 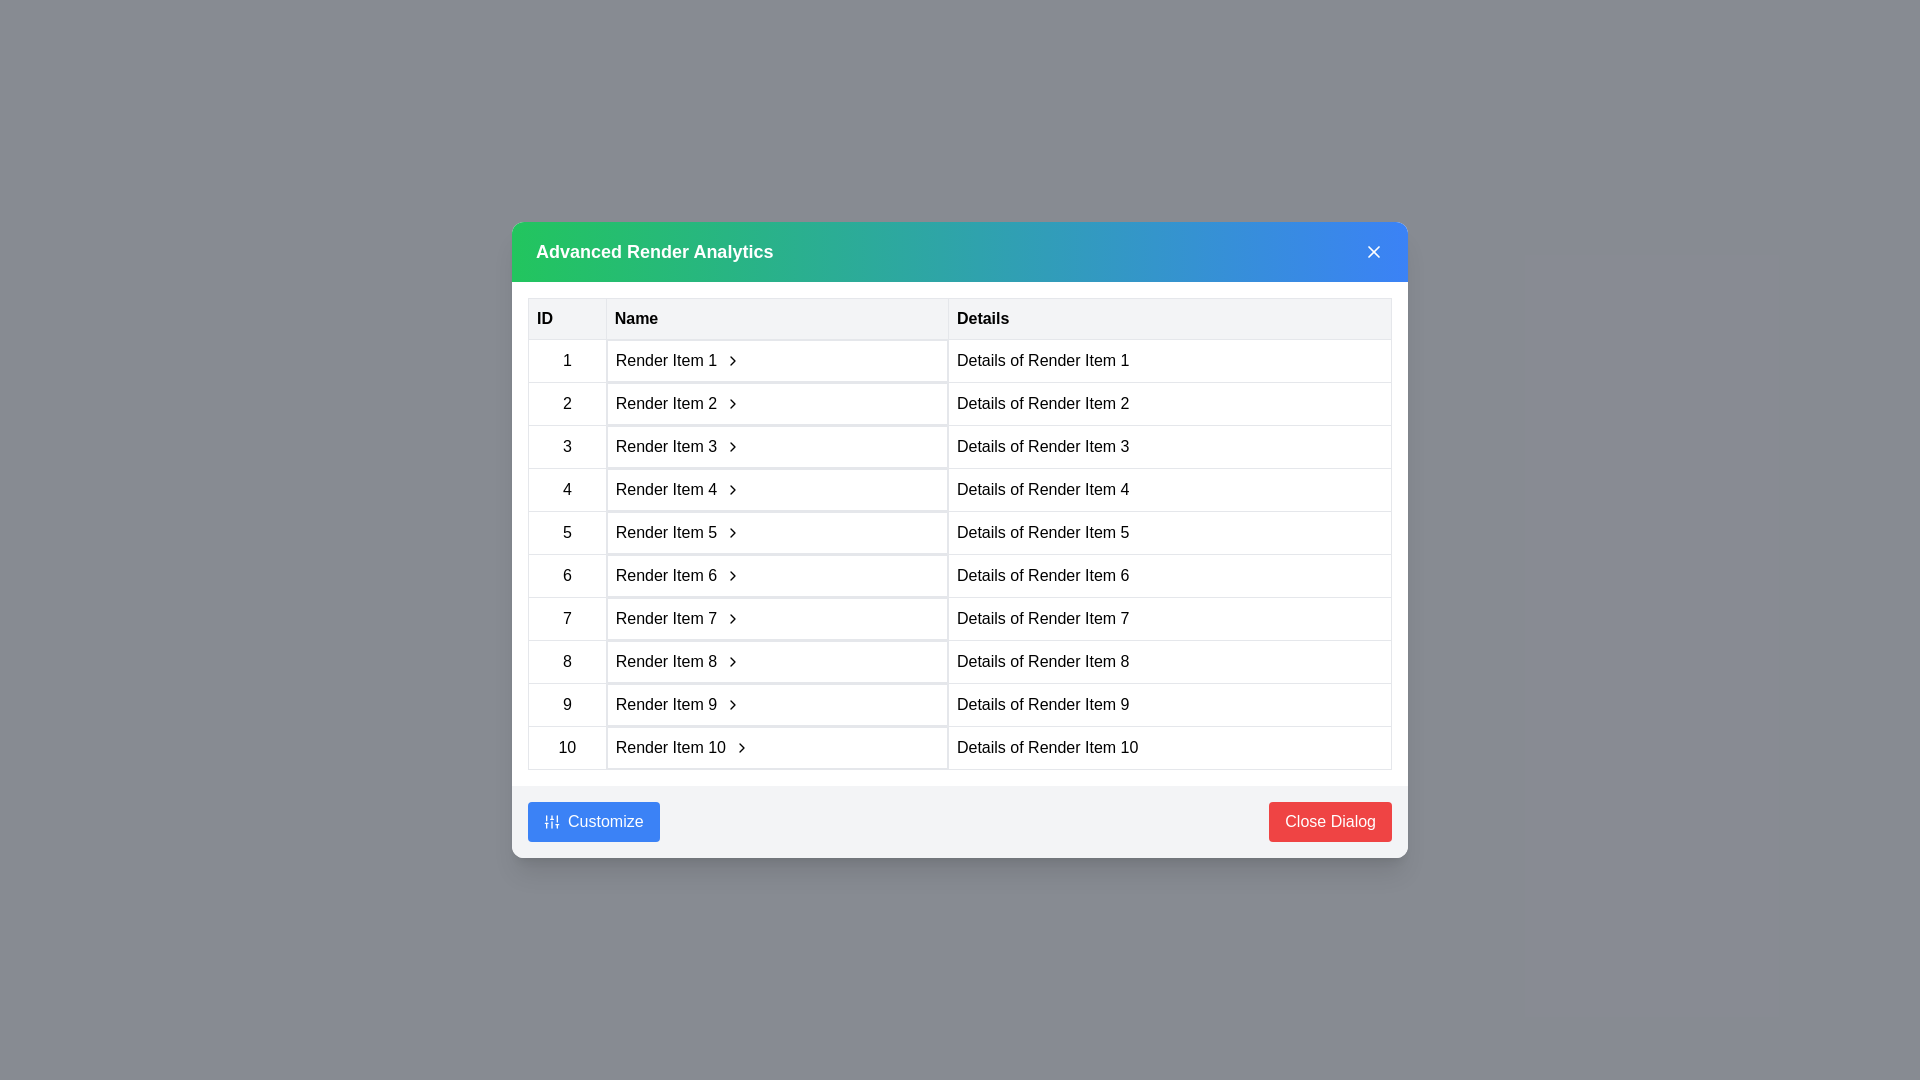 I want to click on the 'Customize' button to open the customization settings, so click(x=592, y=821).